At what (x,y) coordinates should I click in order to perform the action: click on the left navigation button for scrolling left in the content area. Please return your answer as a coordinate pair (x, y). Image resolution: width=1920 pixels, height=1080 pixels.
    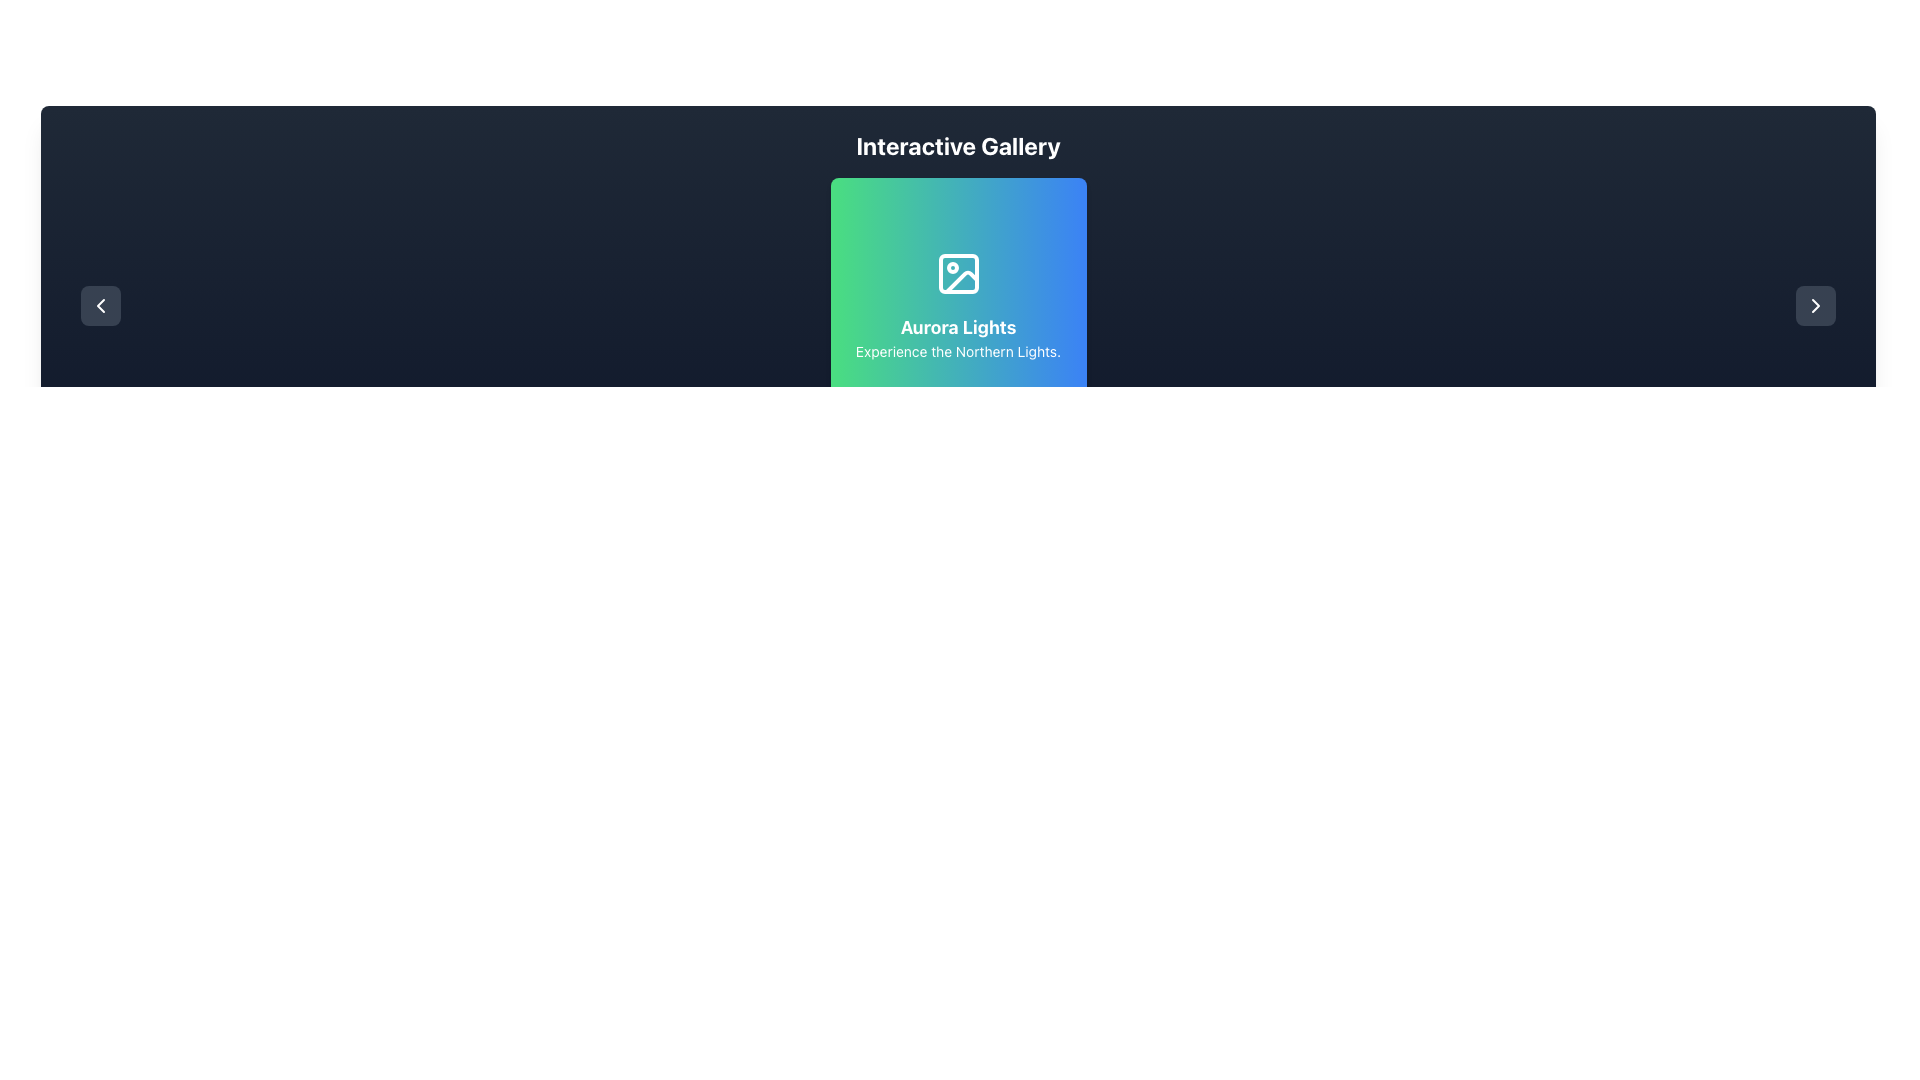
    Looking at the image, I should click on (99, 305).